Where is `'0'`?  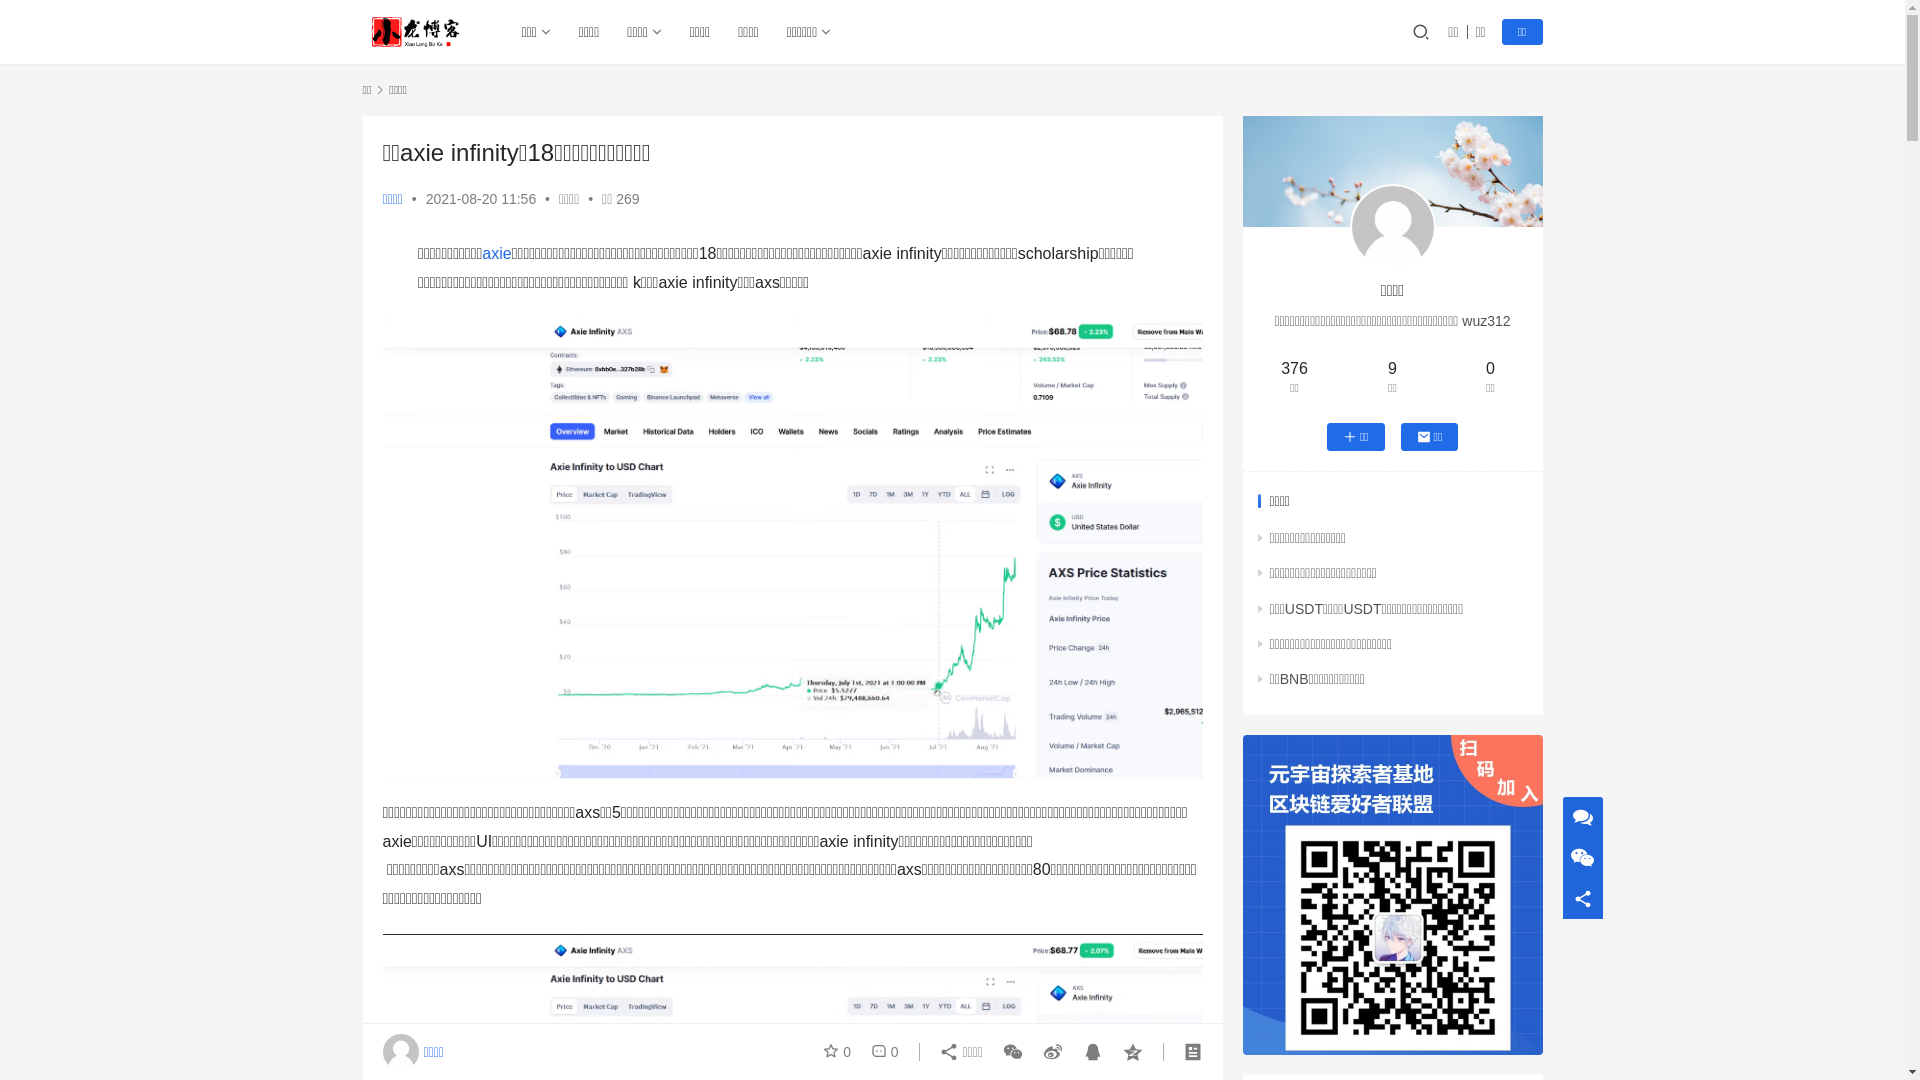
'0' is located at coordinates (840, 1051).